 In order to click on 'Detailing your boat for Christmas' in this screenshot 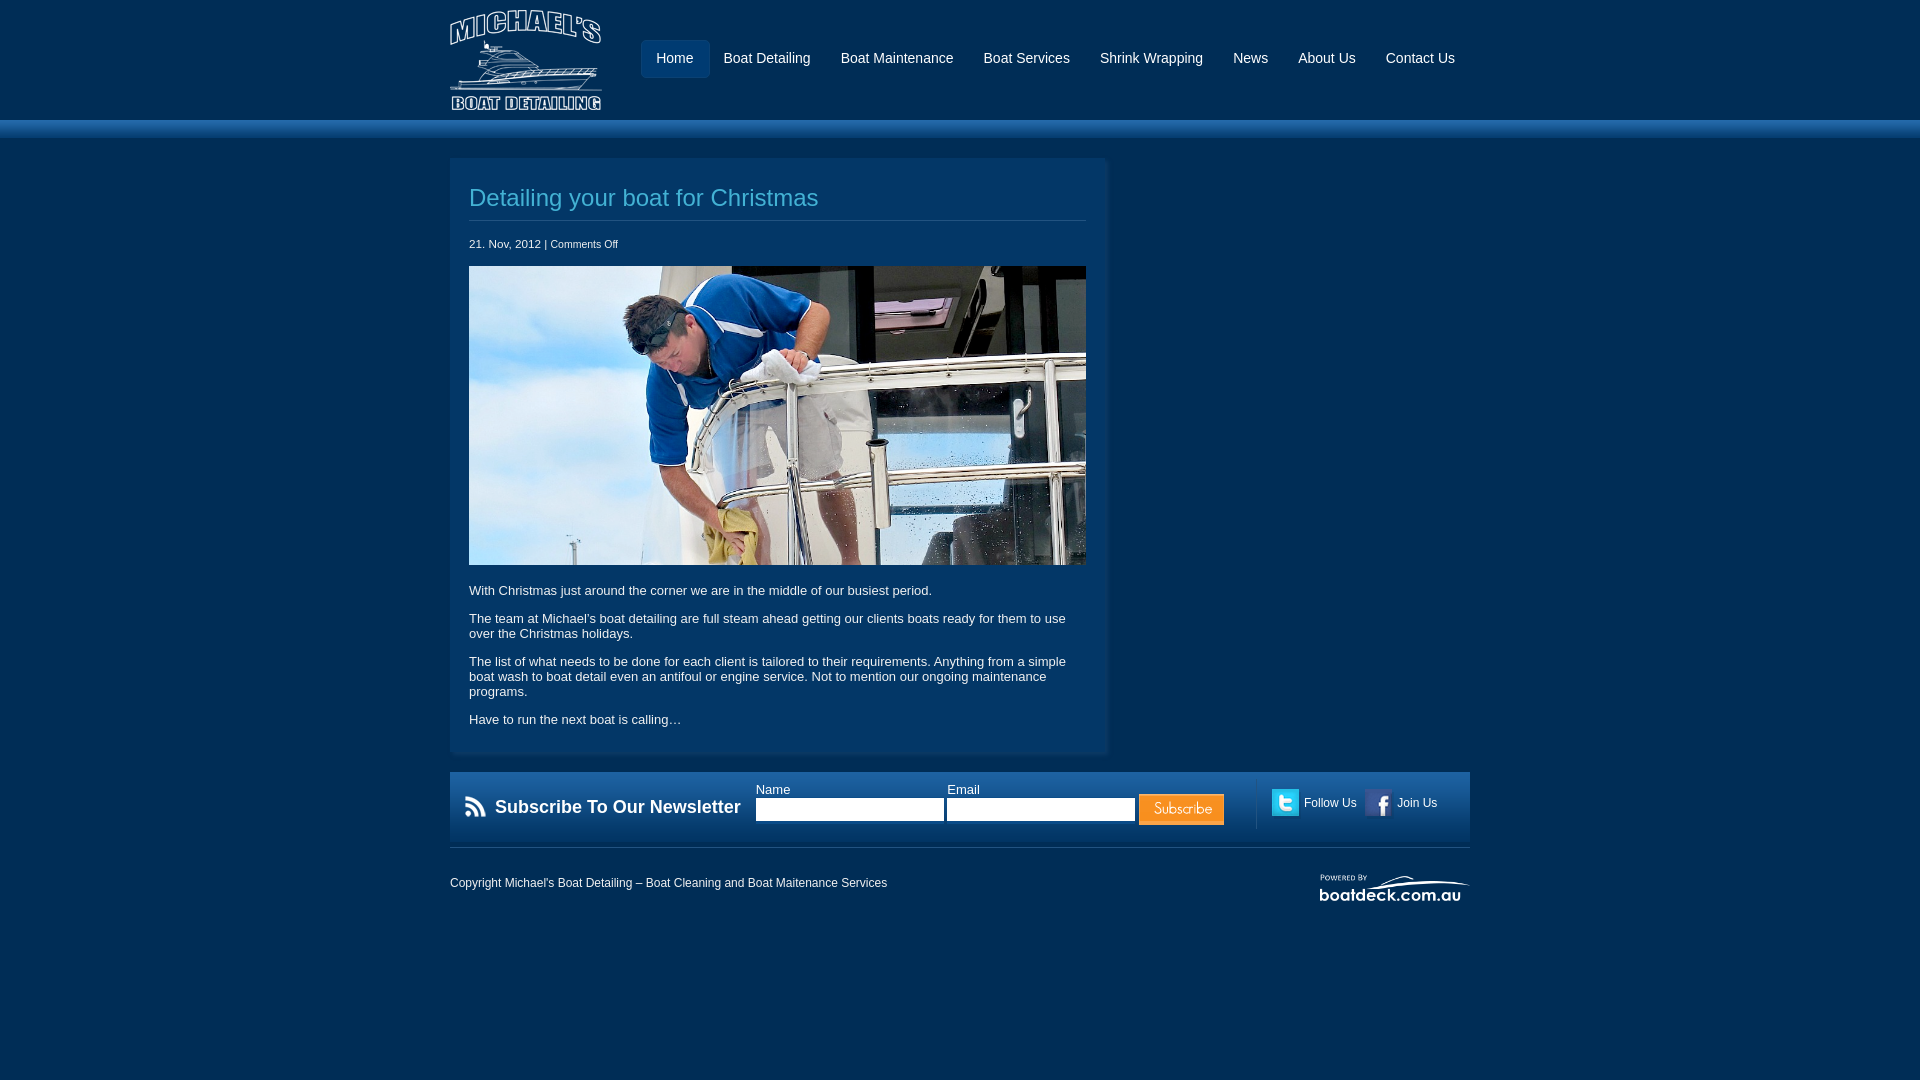, I will do `click(643, 197)`.